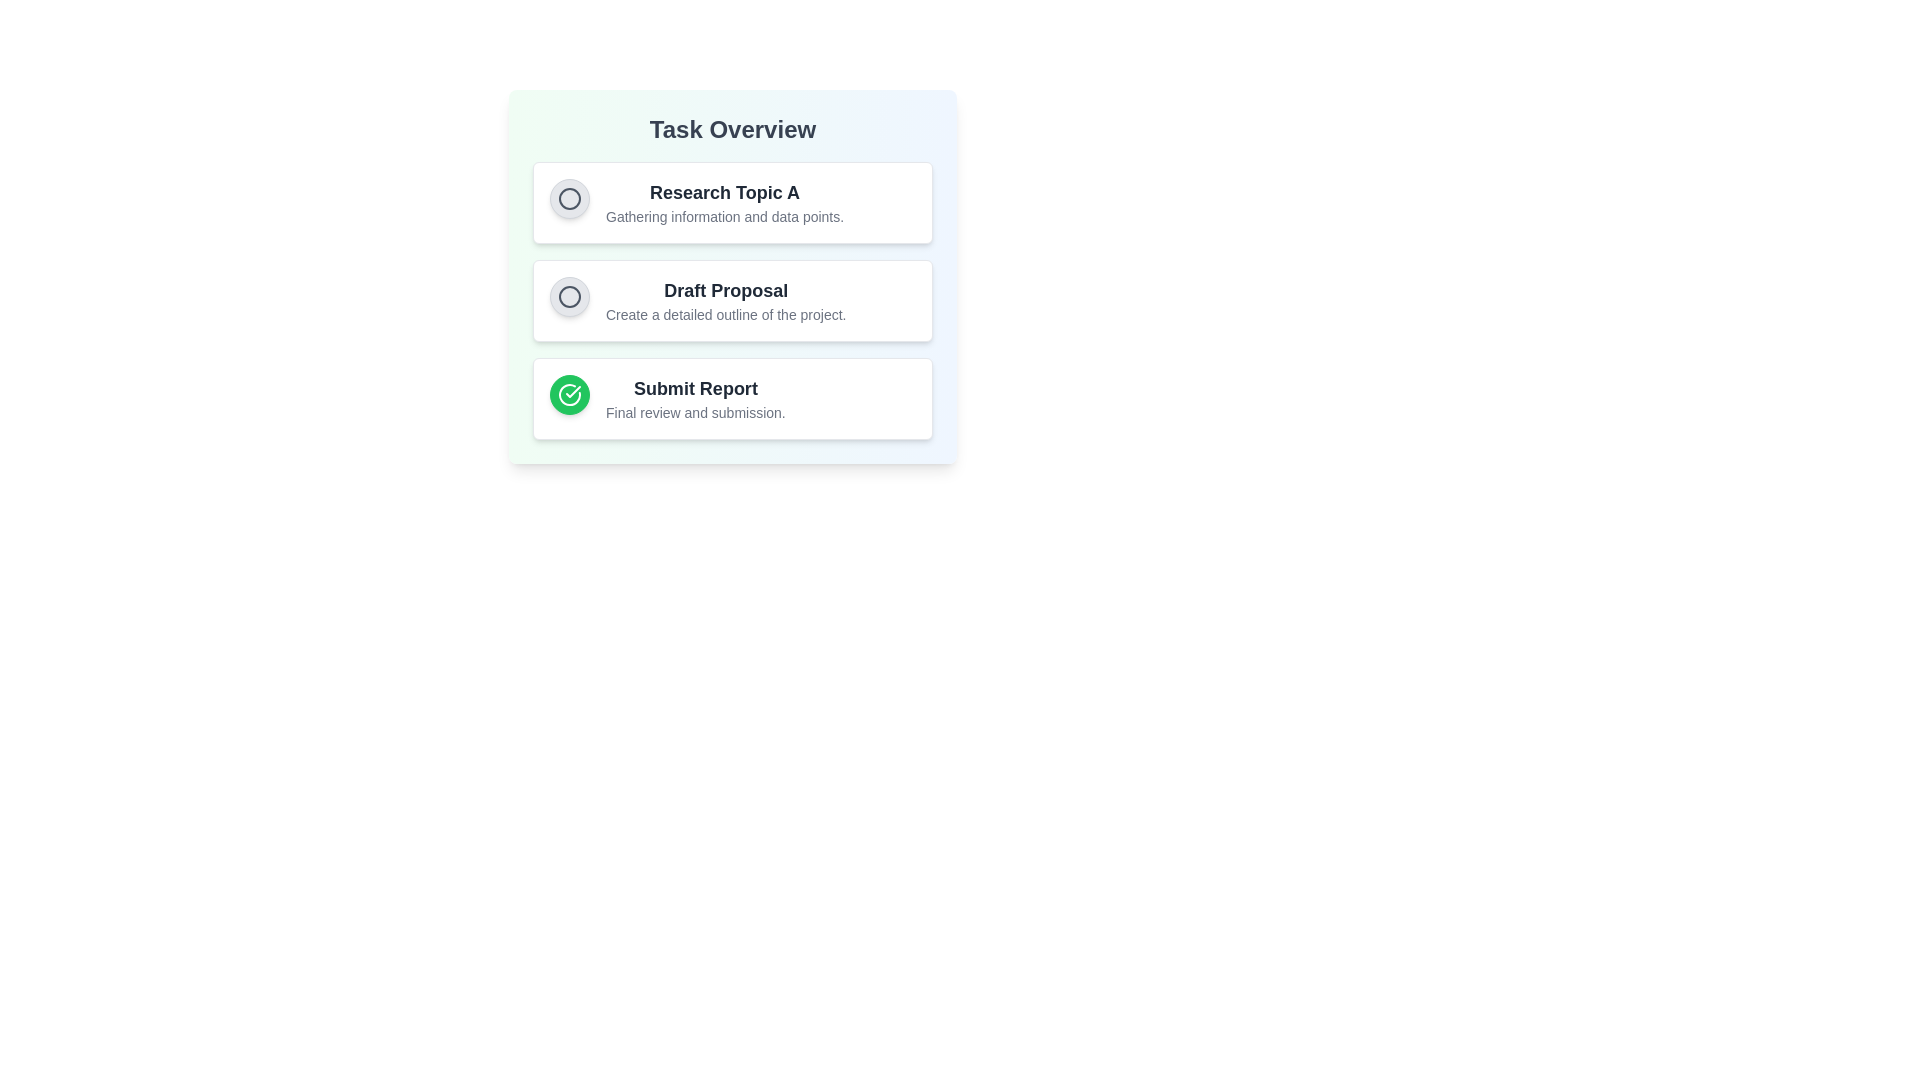 The width and height of the screenshot is (1920, 1080). I want to click on the title of the first task in the 'Task Overview' section, so click(723, 192).